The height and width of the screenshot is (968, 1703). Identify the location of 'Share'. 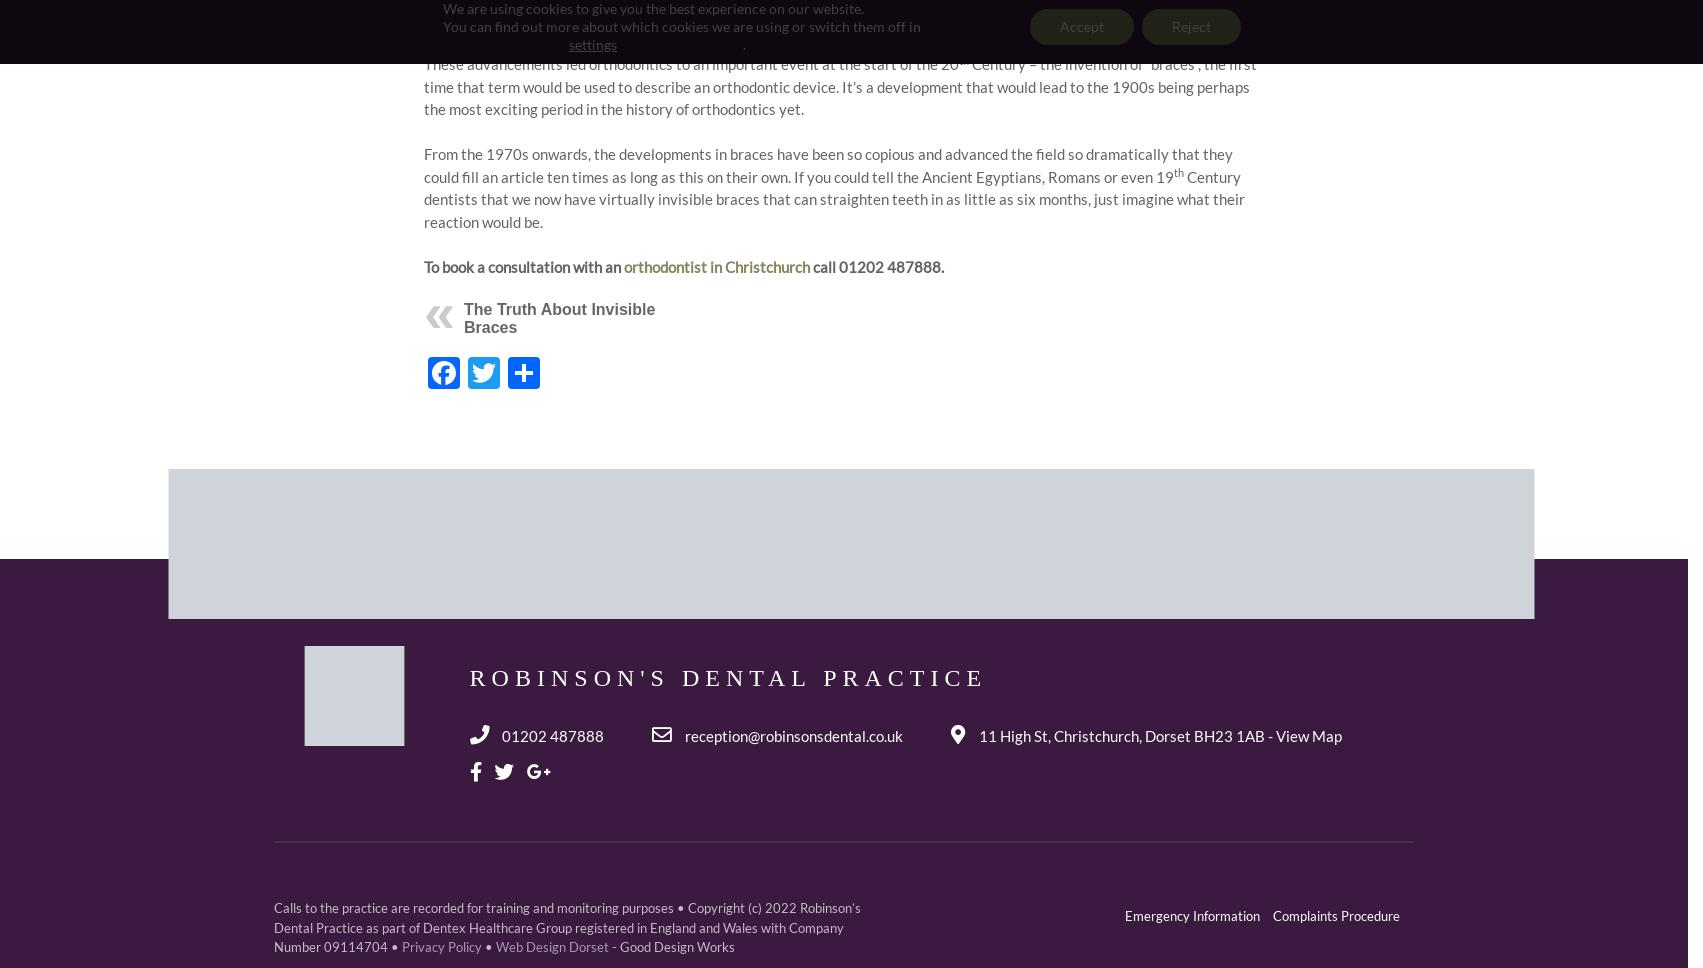
(579, 371).